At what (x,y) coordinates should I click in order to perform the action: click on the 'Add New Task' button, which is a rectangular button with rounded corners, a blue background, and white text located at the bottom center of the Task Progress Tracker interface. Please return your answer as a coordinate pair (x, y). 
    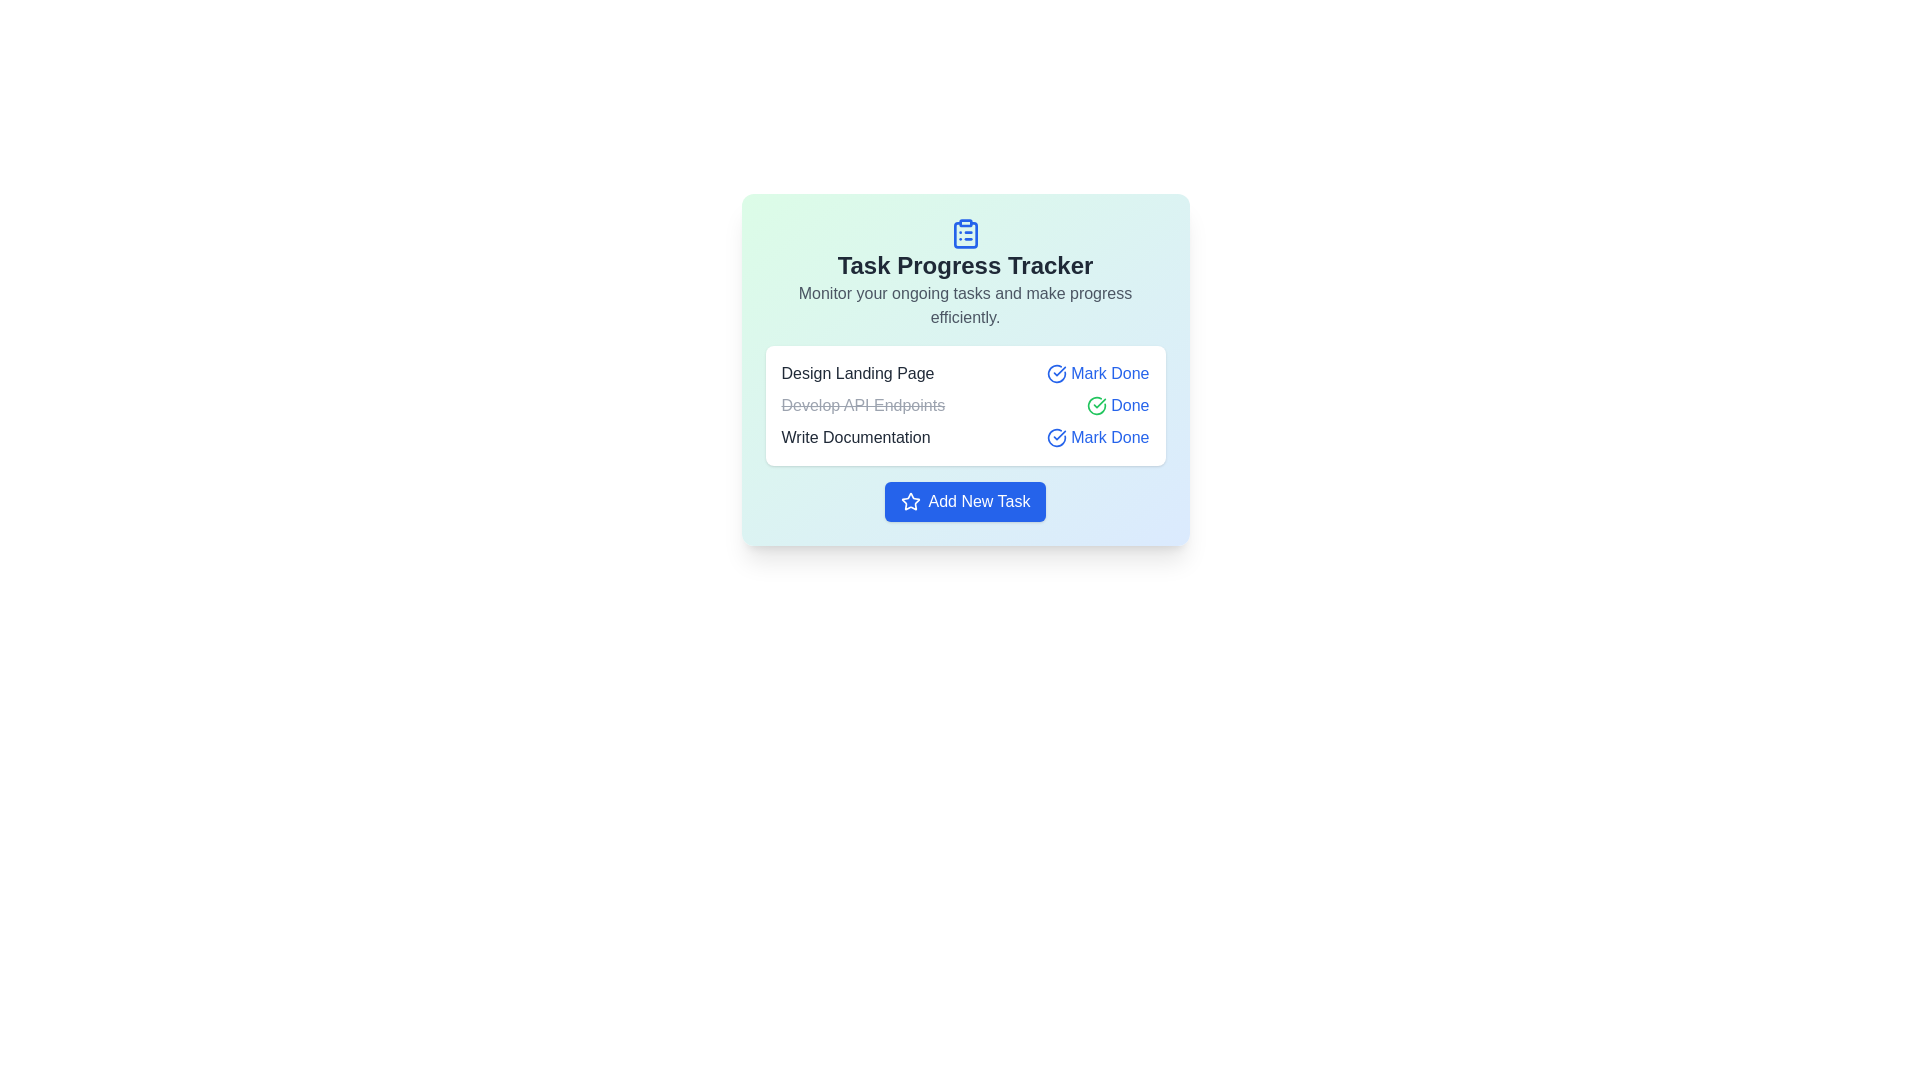
    Looking at the image, I should click on (965, 500).